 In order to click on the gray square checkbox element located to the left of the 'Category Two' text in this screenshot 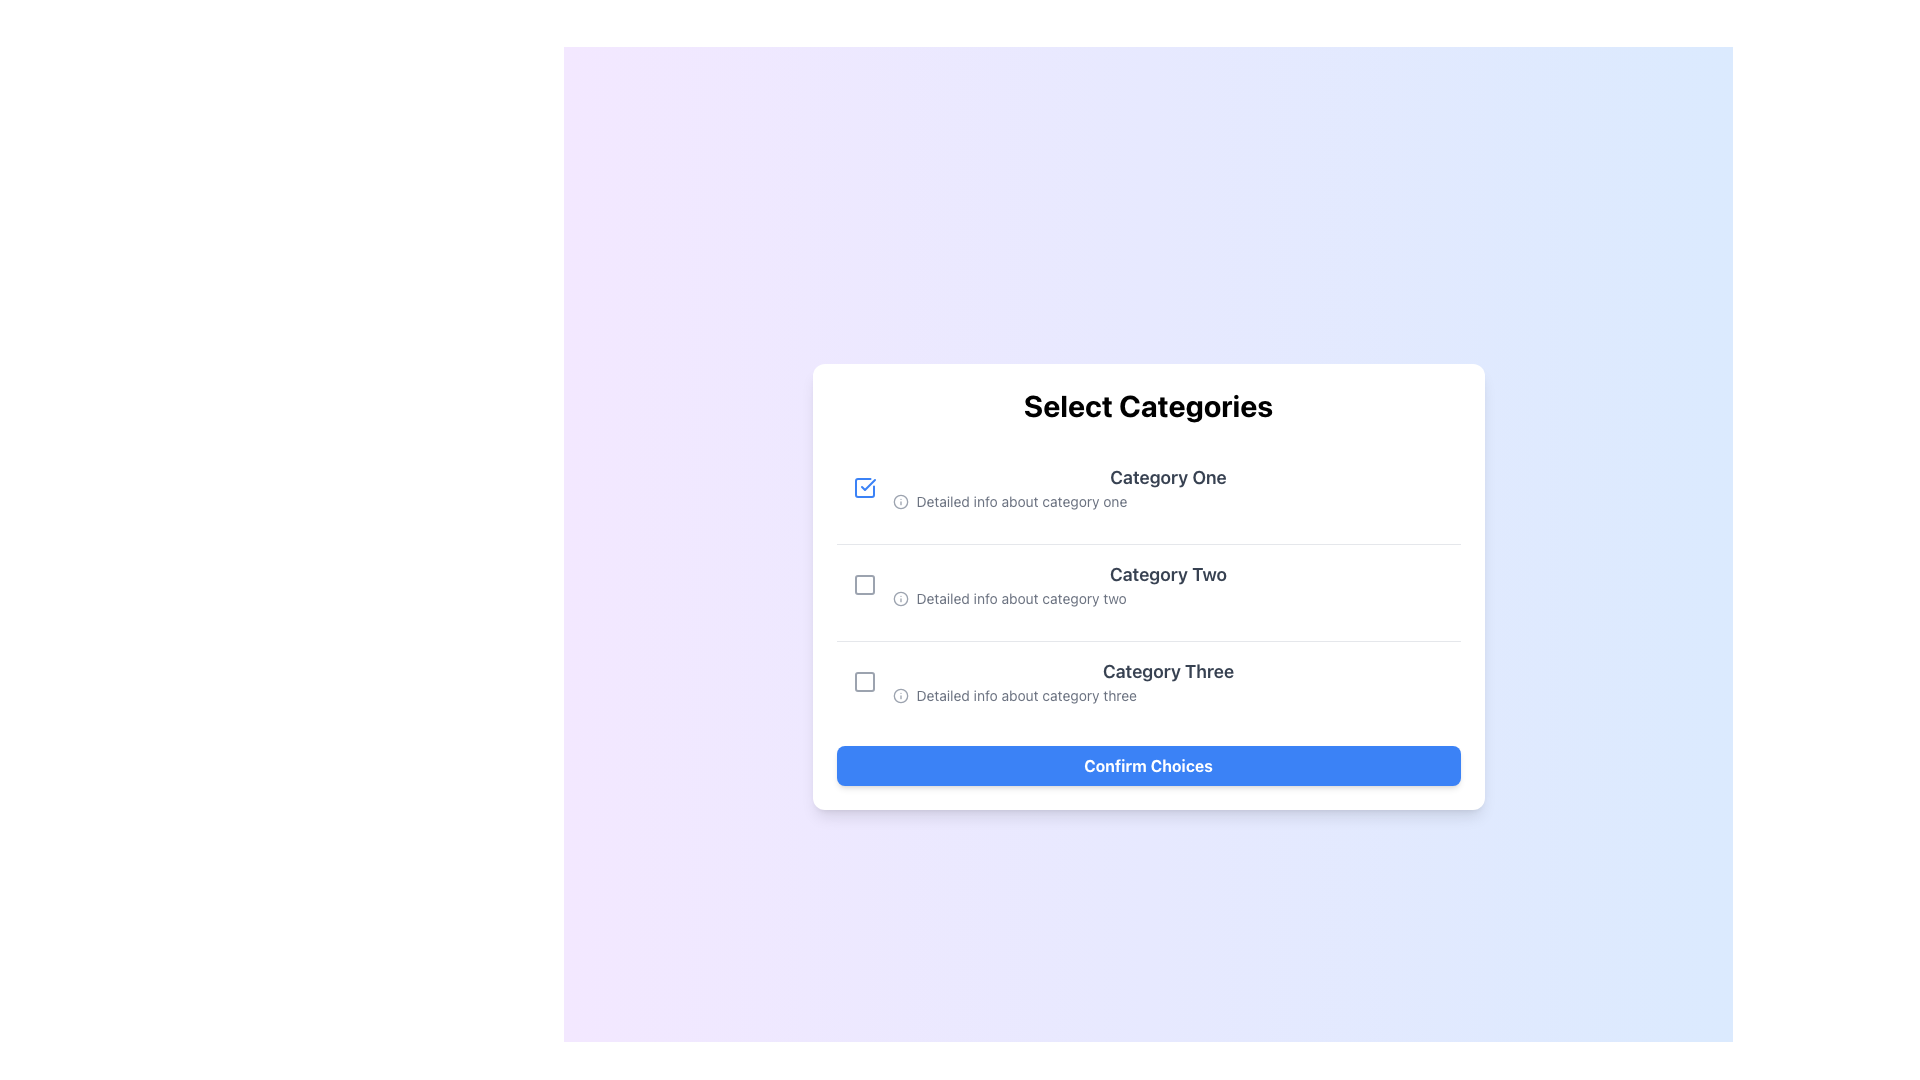, I will do `click(864, 585)`.